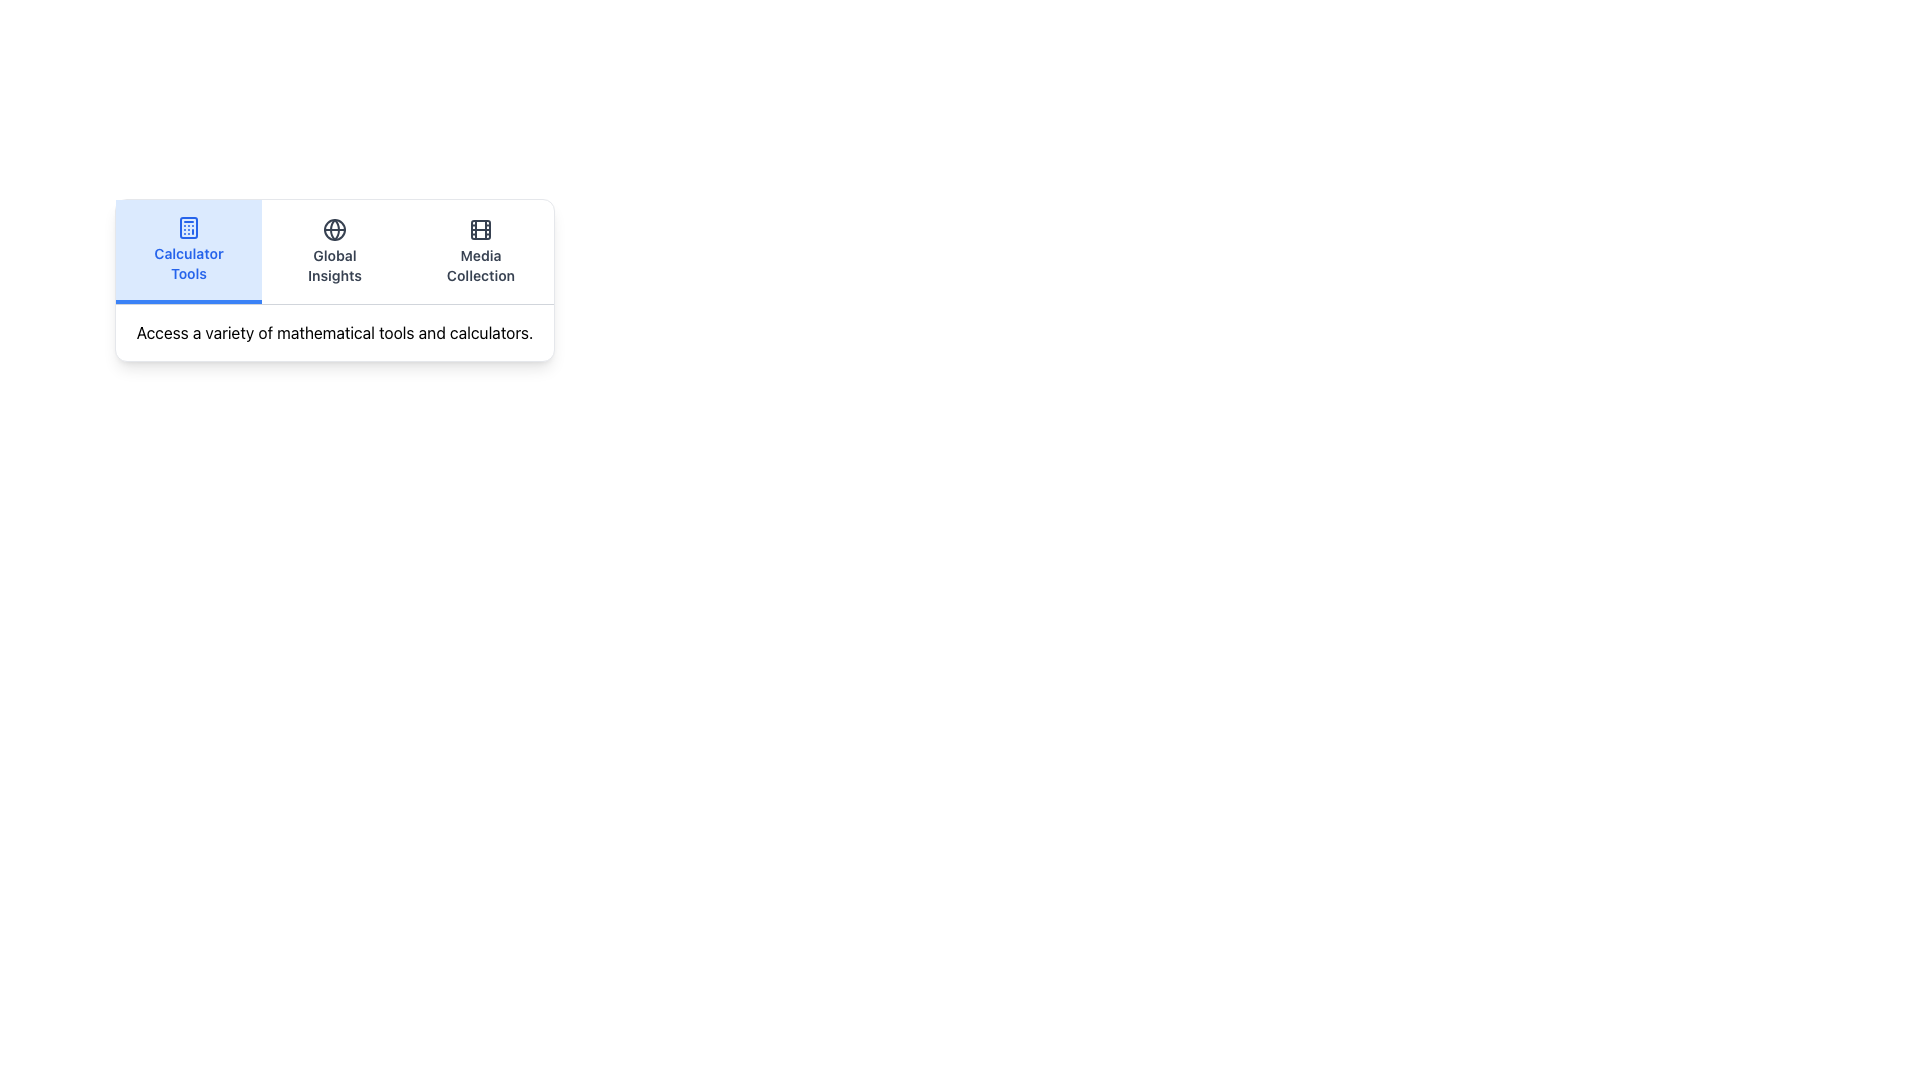 Image resolution: width=1920 pixels, height=1080 pixels. I want to click on the media collection button, so click(480, 250).